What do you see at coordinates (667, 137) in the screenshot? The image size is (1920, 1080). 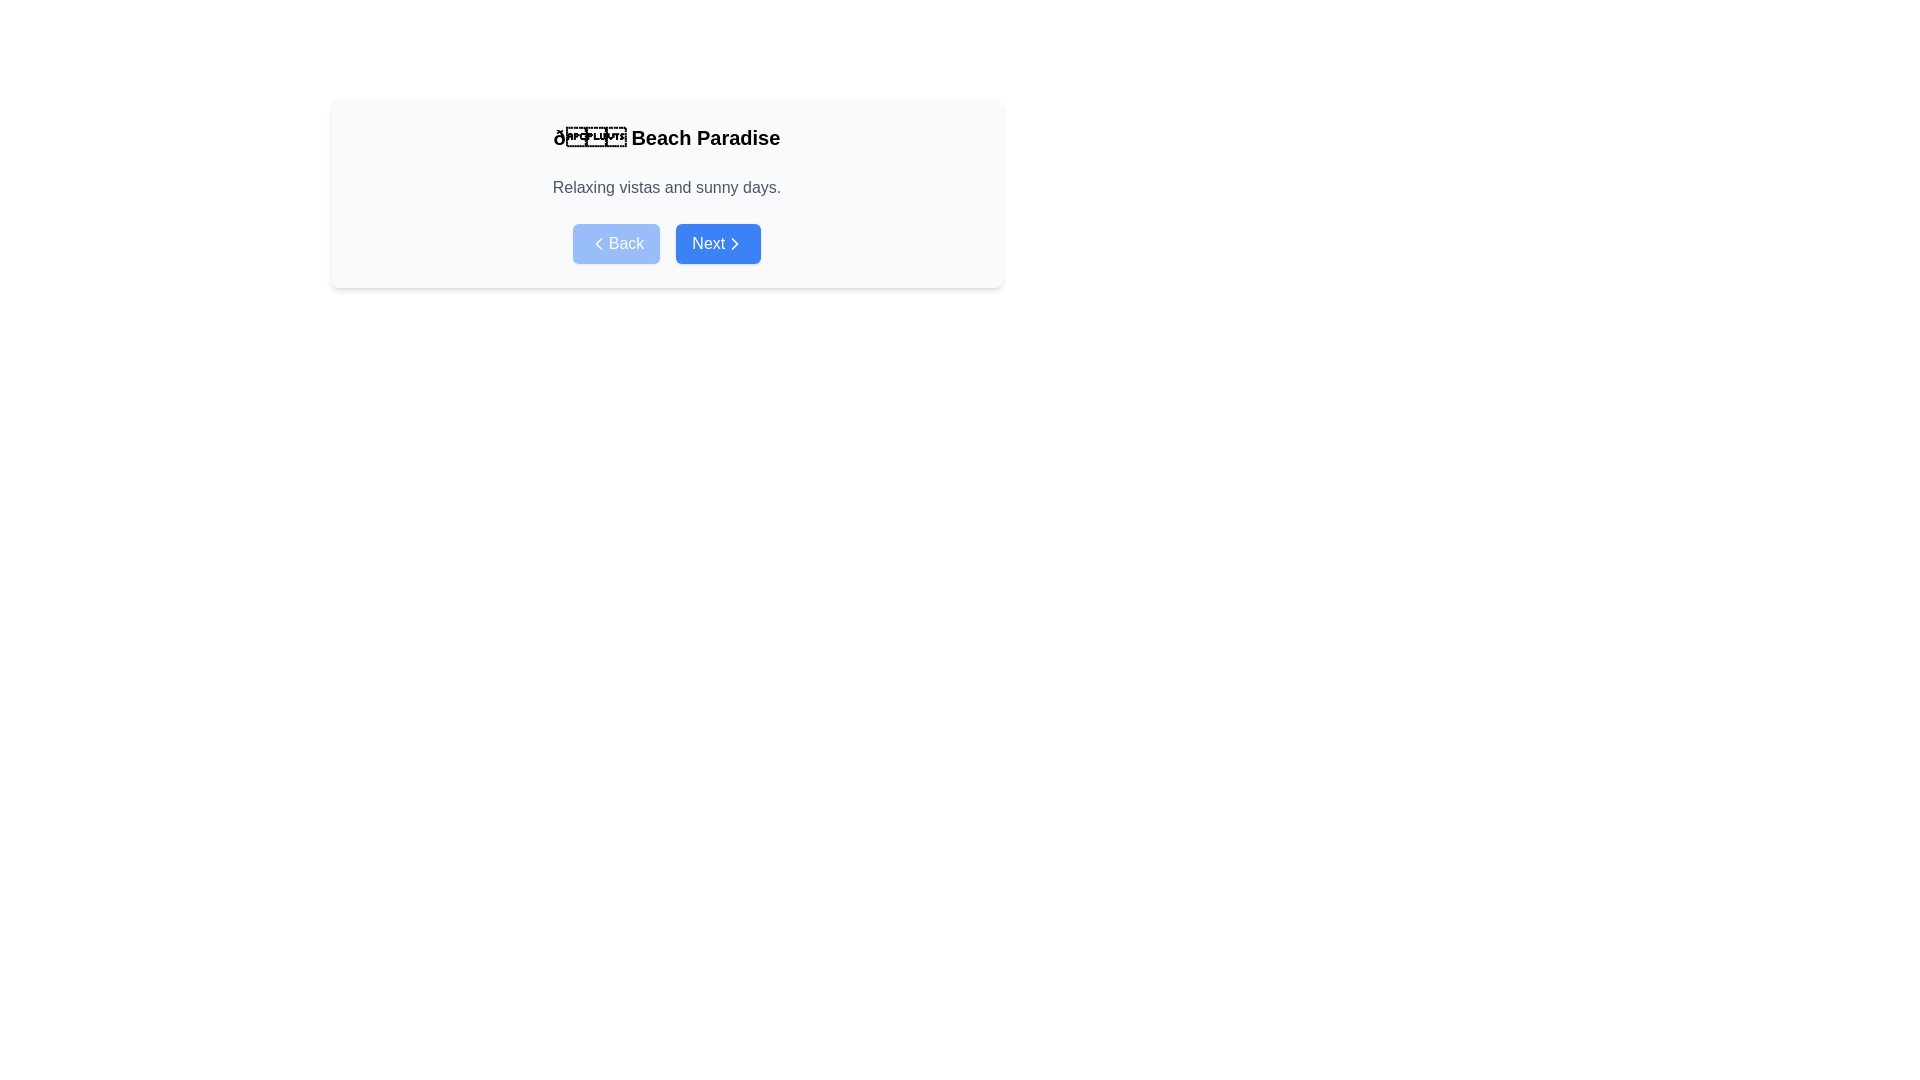 I see `the 'Beach Paradise' text element, which is a bold, larger size text with an emoji, positioned centrally above the text 'Relaxing vistas and sunny days.' and the navigation buttons 'Back' and 'Next'` at bounding box center [667, 137].